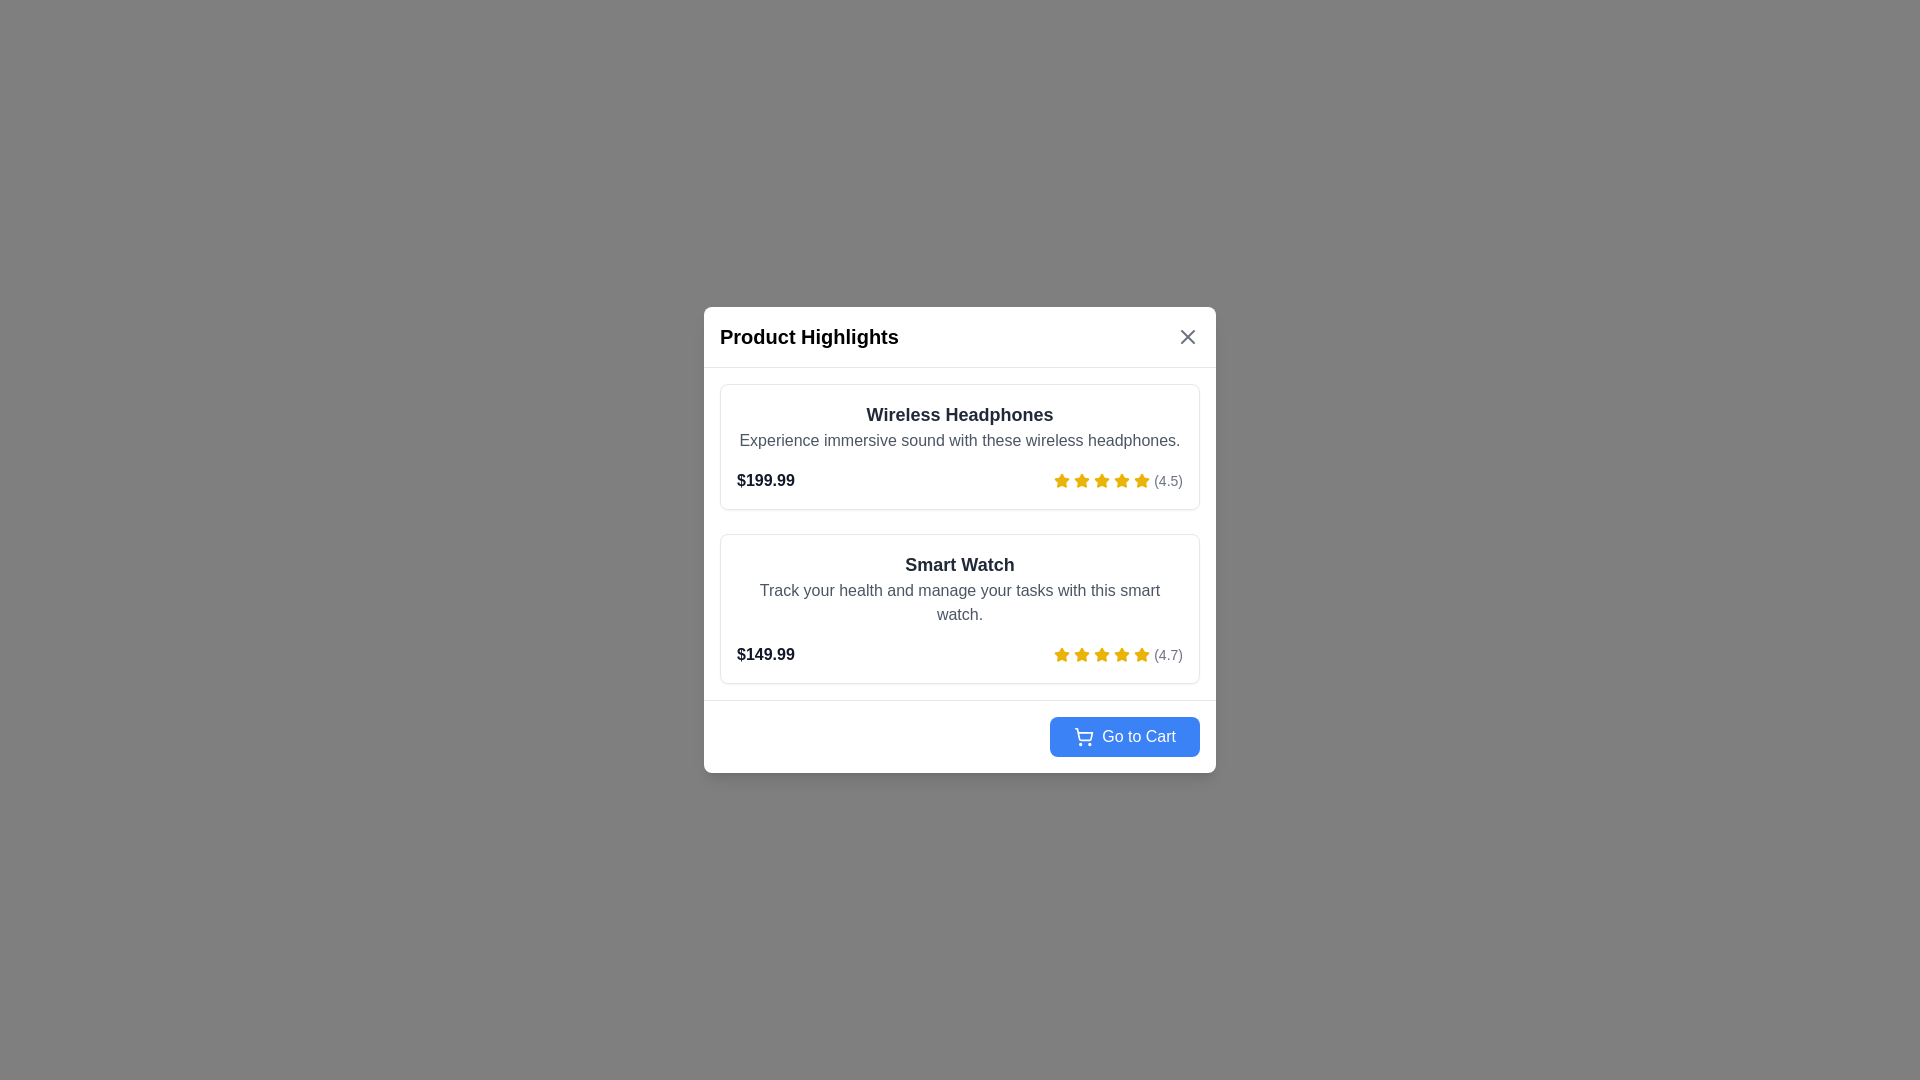 Image resolution: width=1920 pixels, height=1080 pixels. I want to click on the fourth star icon in the rating section of the 'Smart Watch' category, which visually represents a rating value of 4.7, so click(1101, 654).